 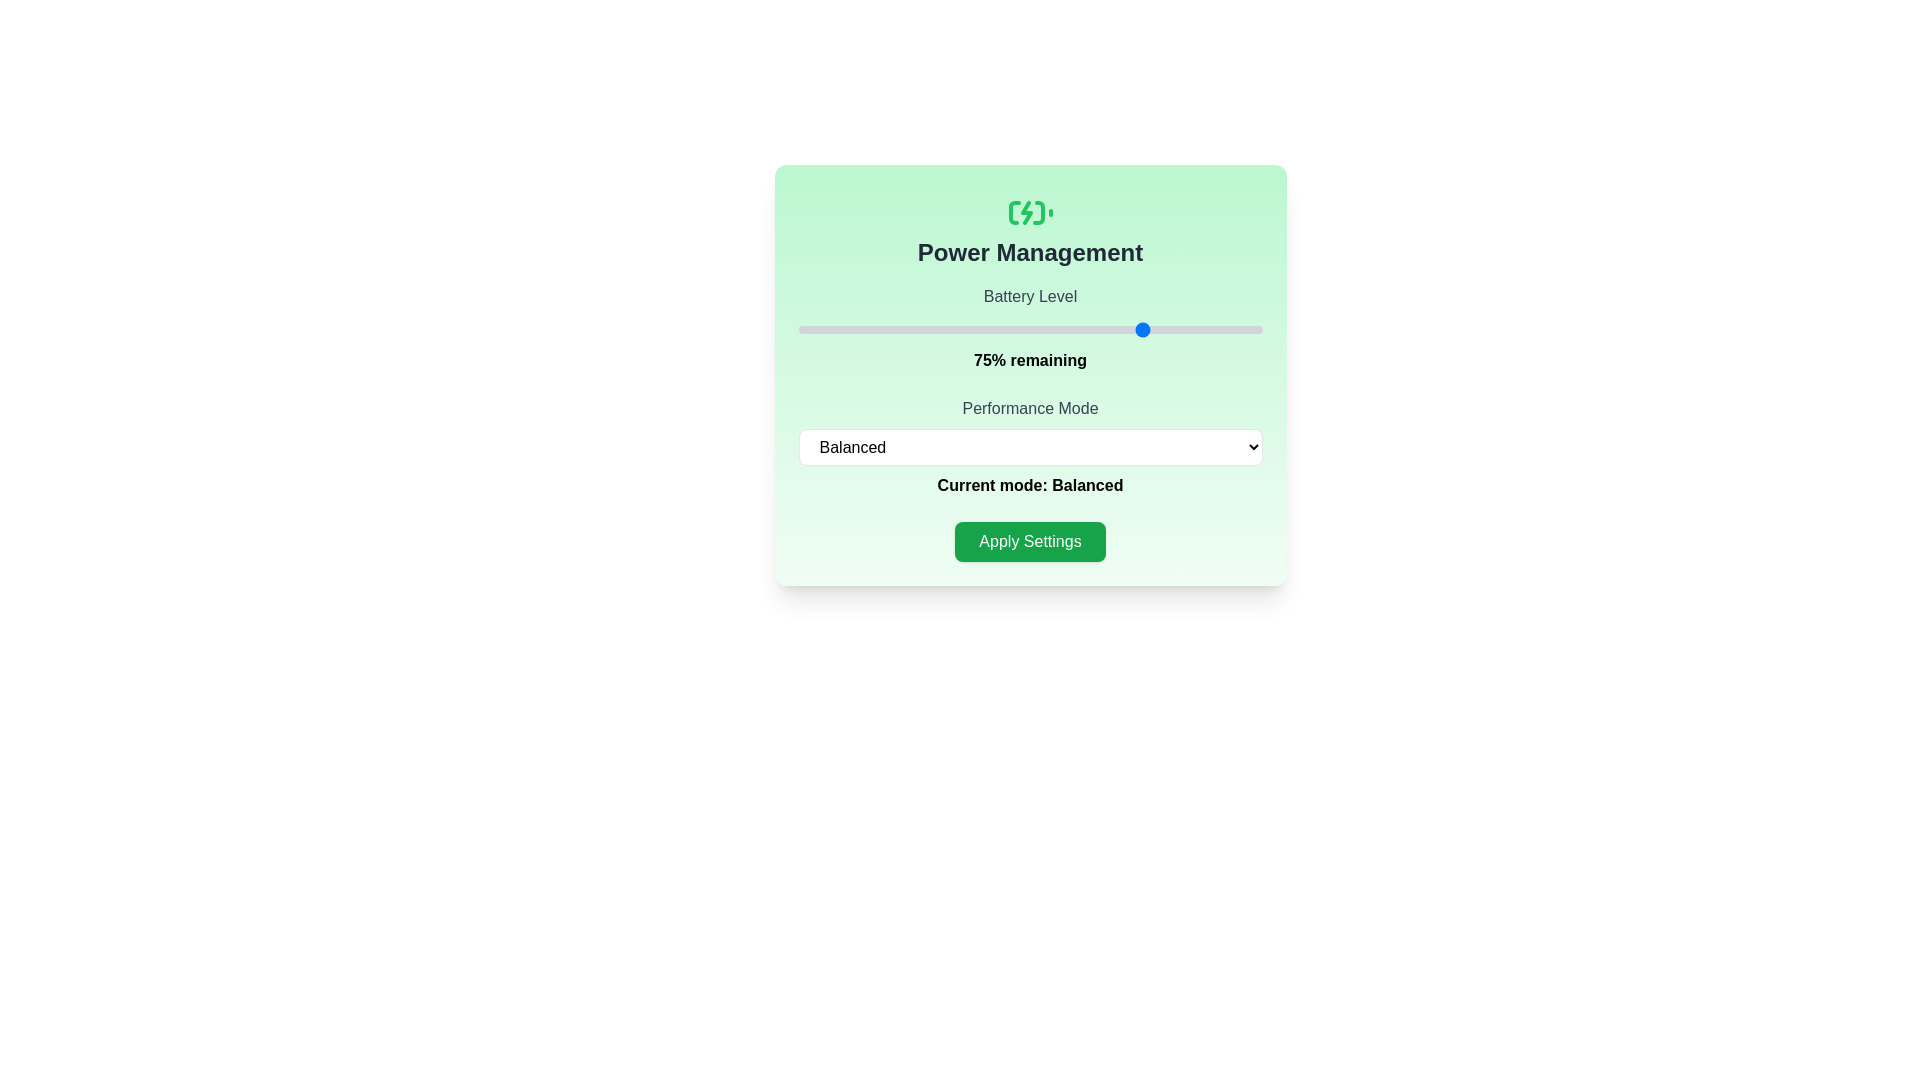 What do you see at coordinates (1030, 446) in the screenshot?
I see `the performance mode Performance from the dropdown menu` at bounding box center [1030, 446].